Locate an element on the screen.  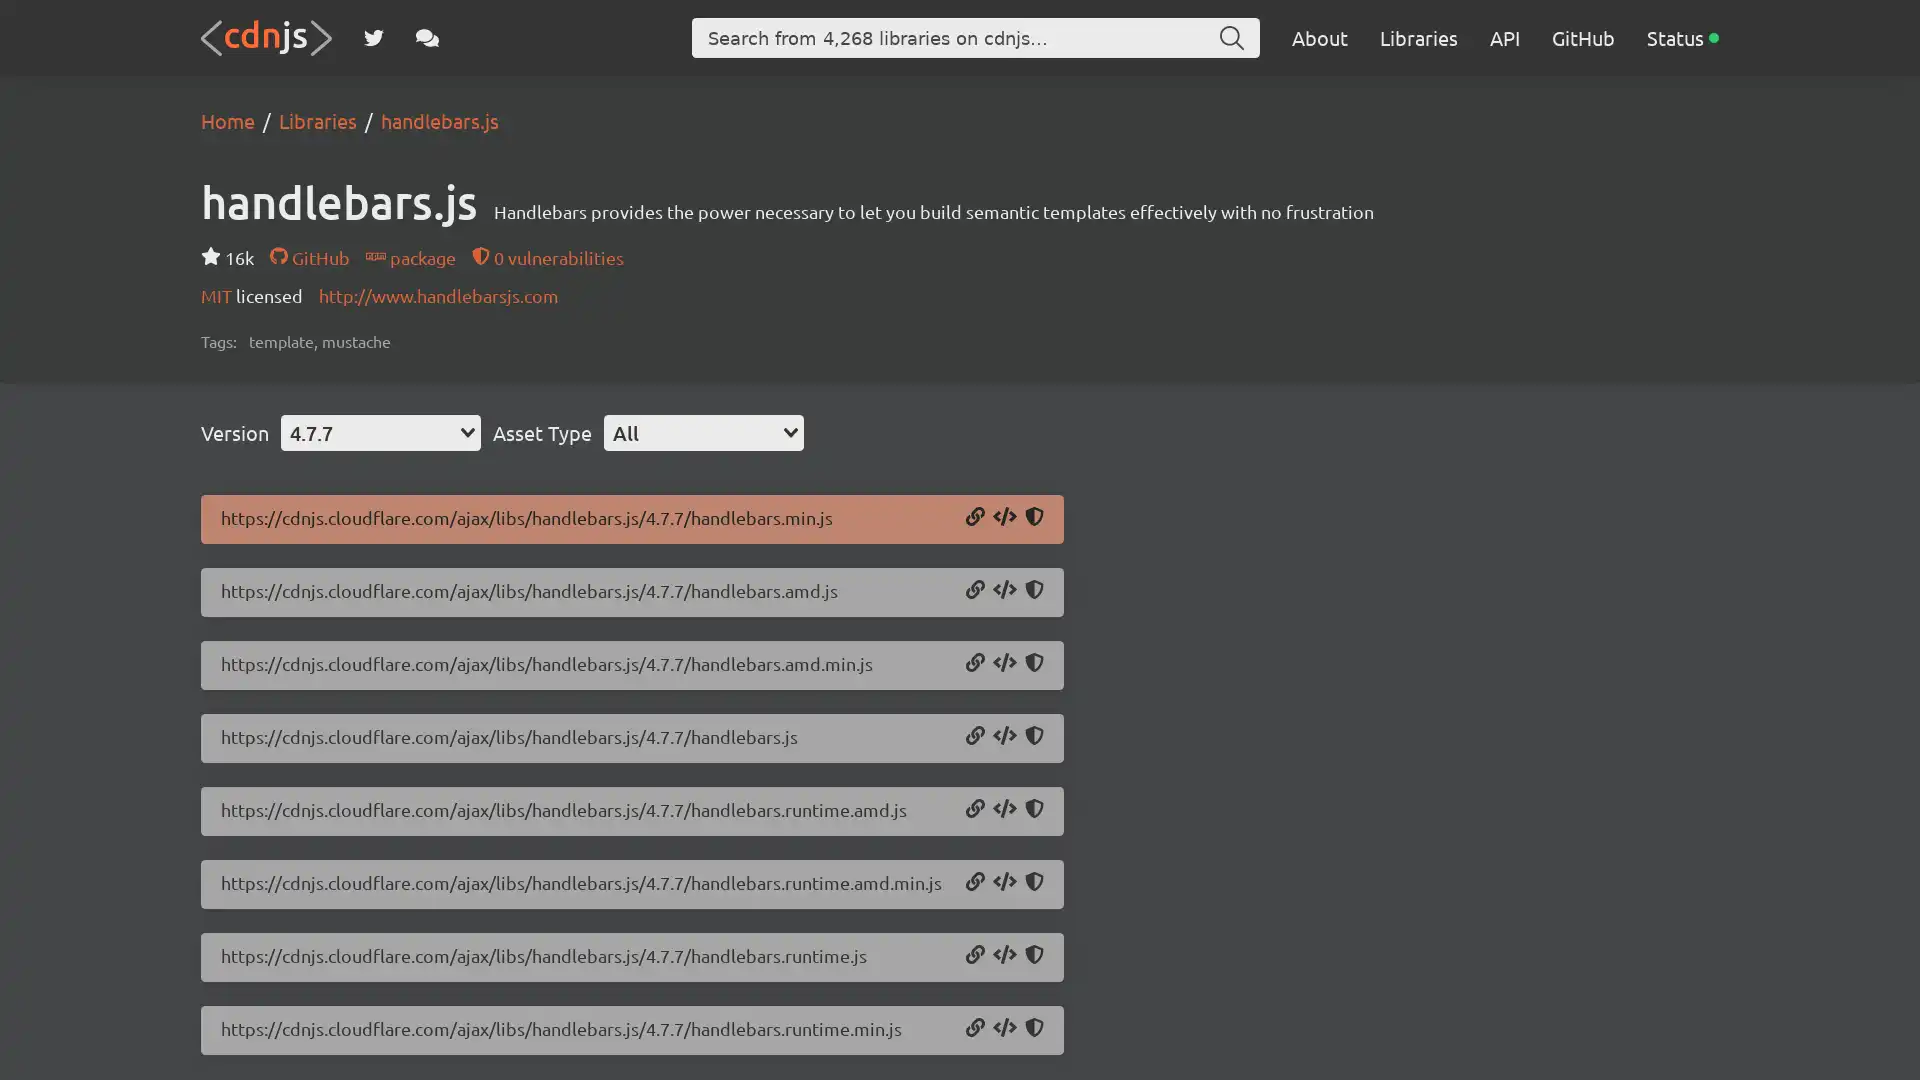
Copy SRI Hash is located at coordinates (1034, 664).